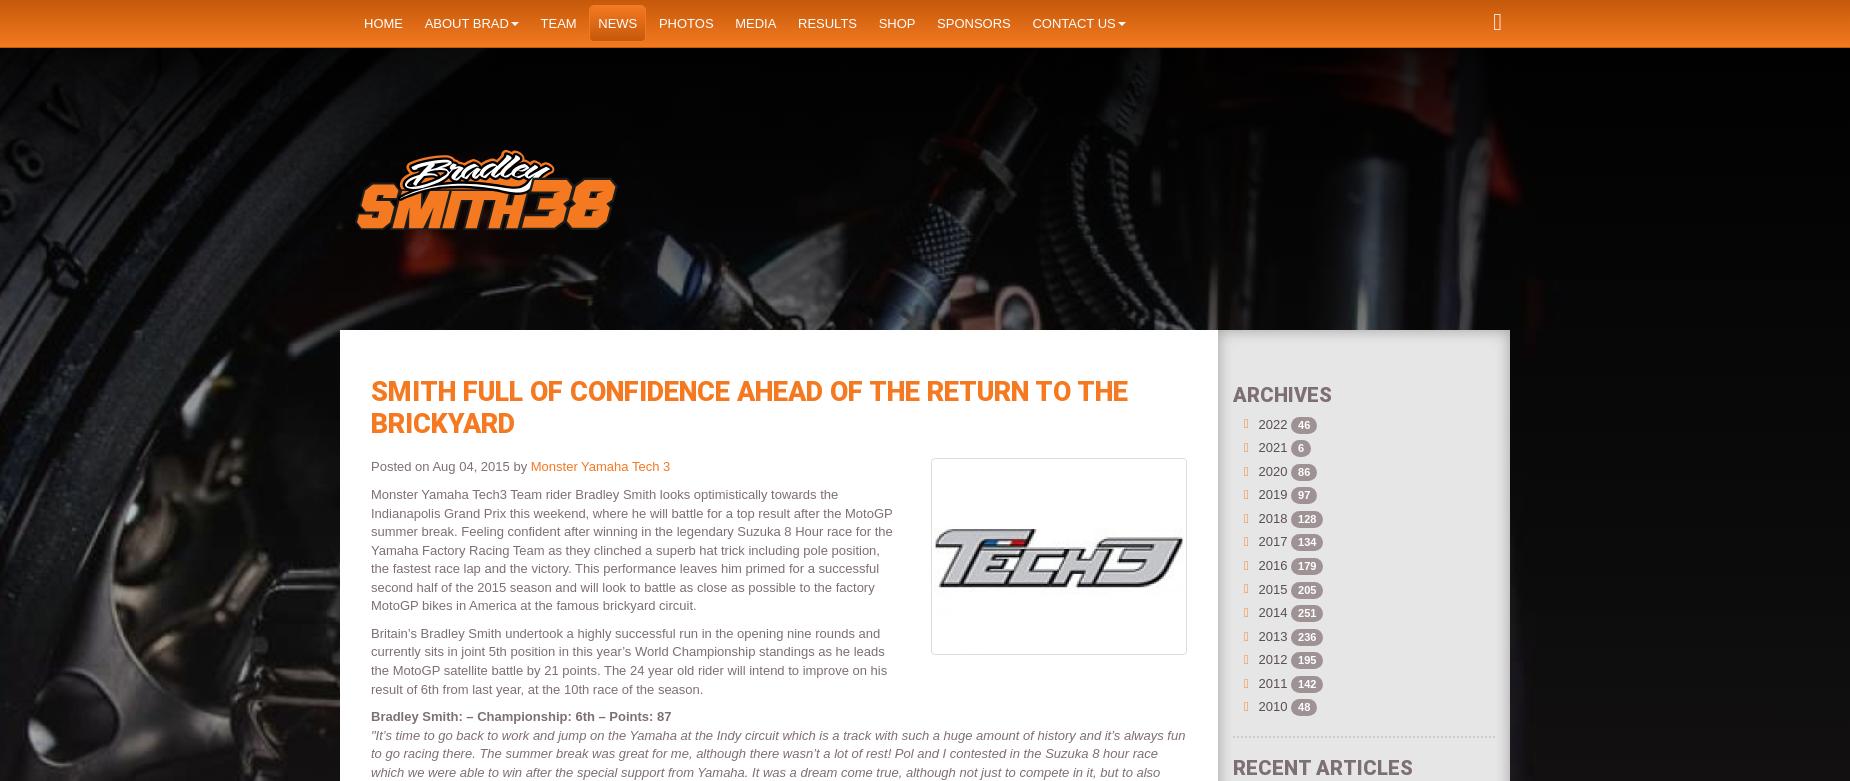 The width and height of the screenshot is (1850, 781). Describe the element at coordinates (1306, 635) in the screenshot. I see `'236'` at that location.